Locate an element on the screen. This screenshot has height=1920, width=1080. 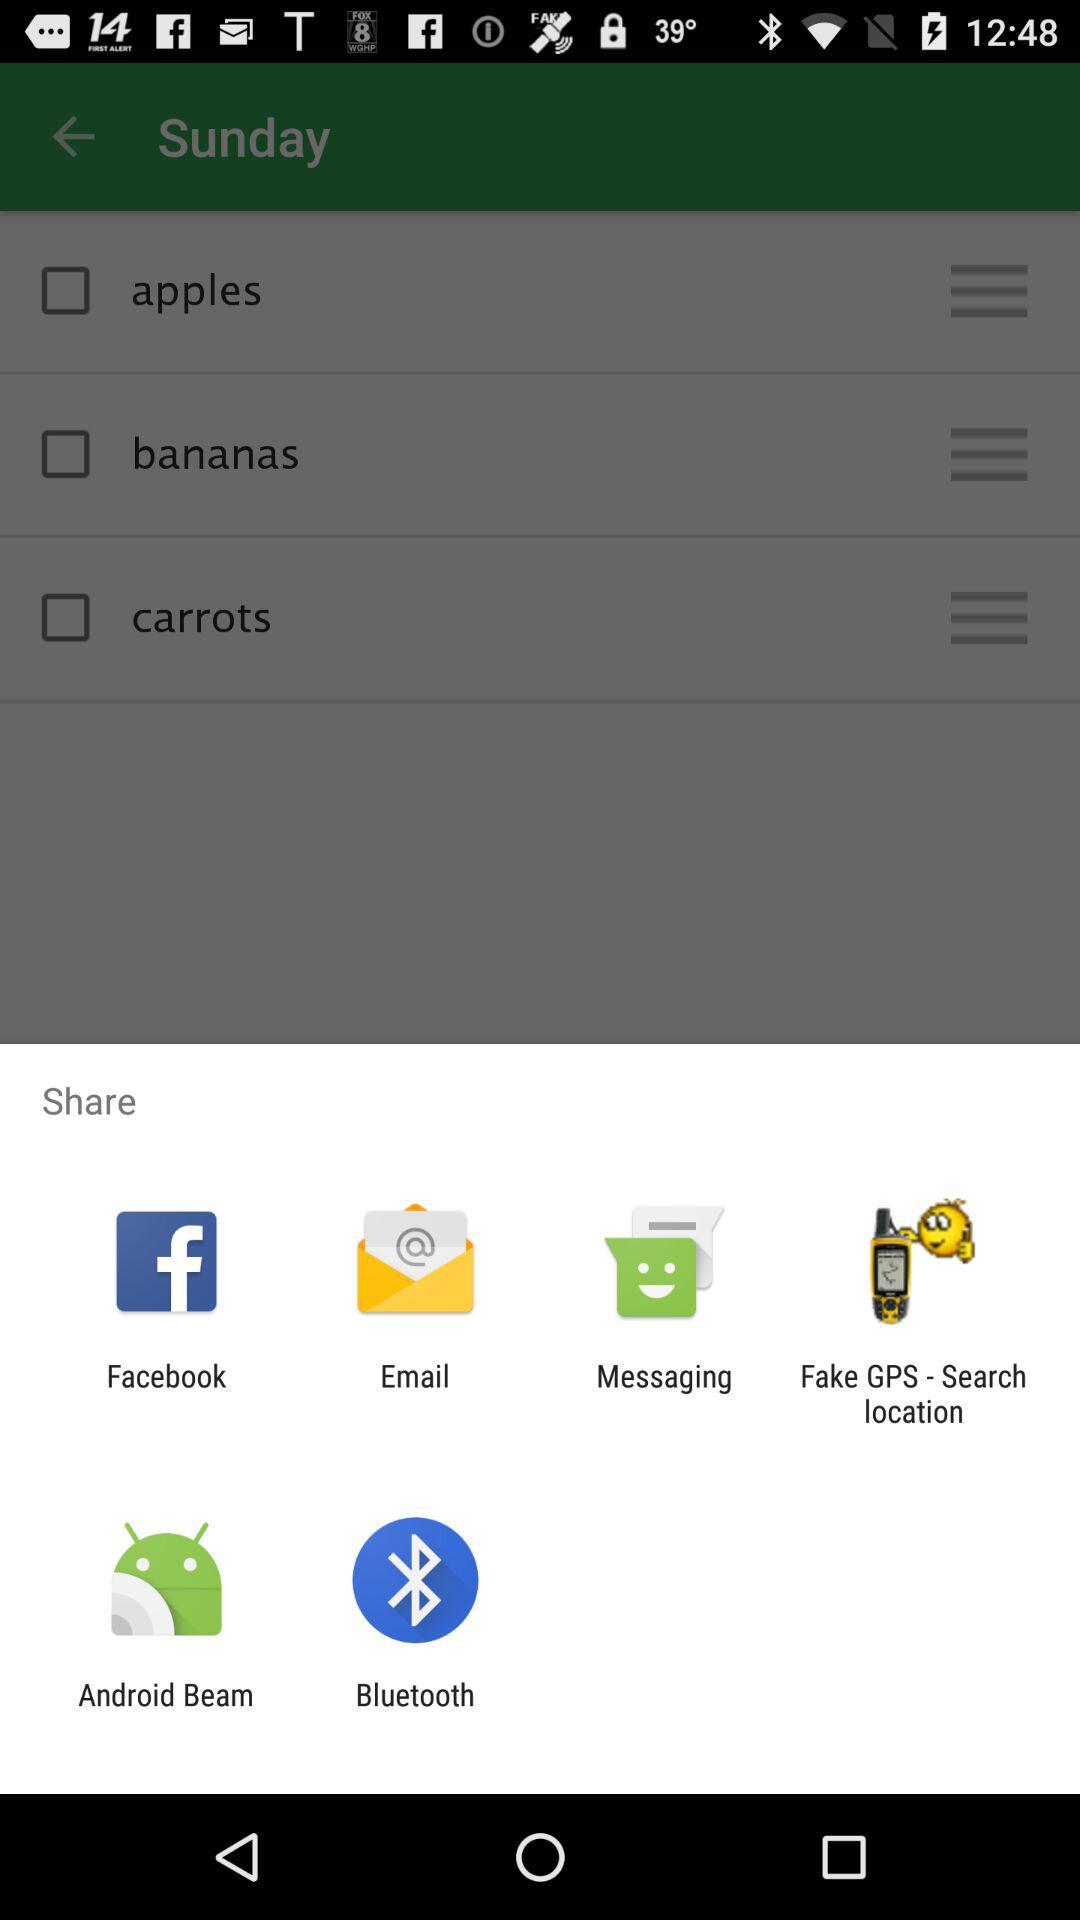
the app next to messaging app is located at coordinates (913, 1392).